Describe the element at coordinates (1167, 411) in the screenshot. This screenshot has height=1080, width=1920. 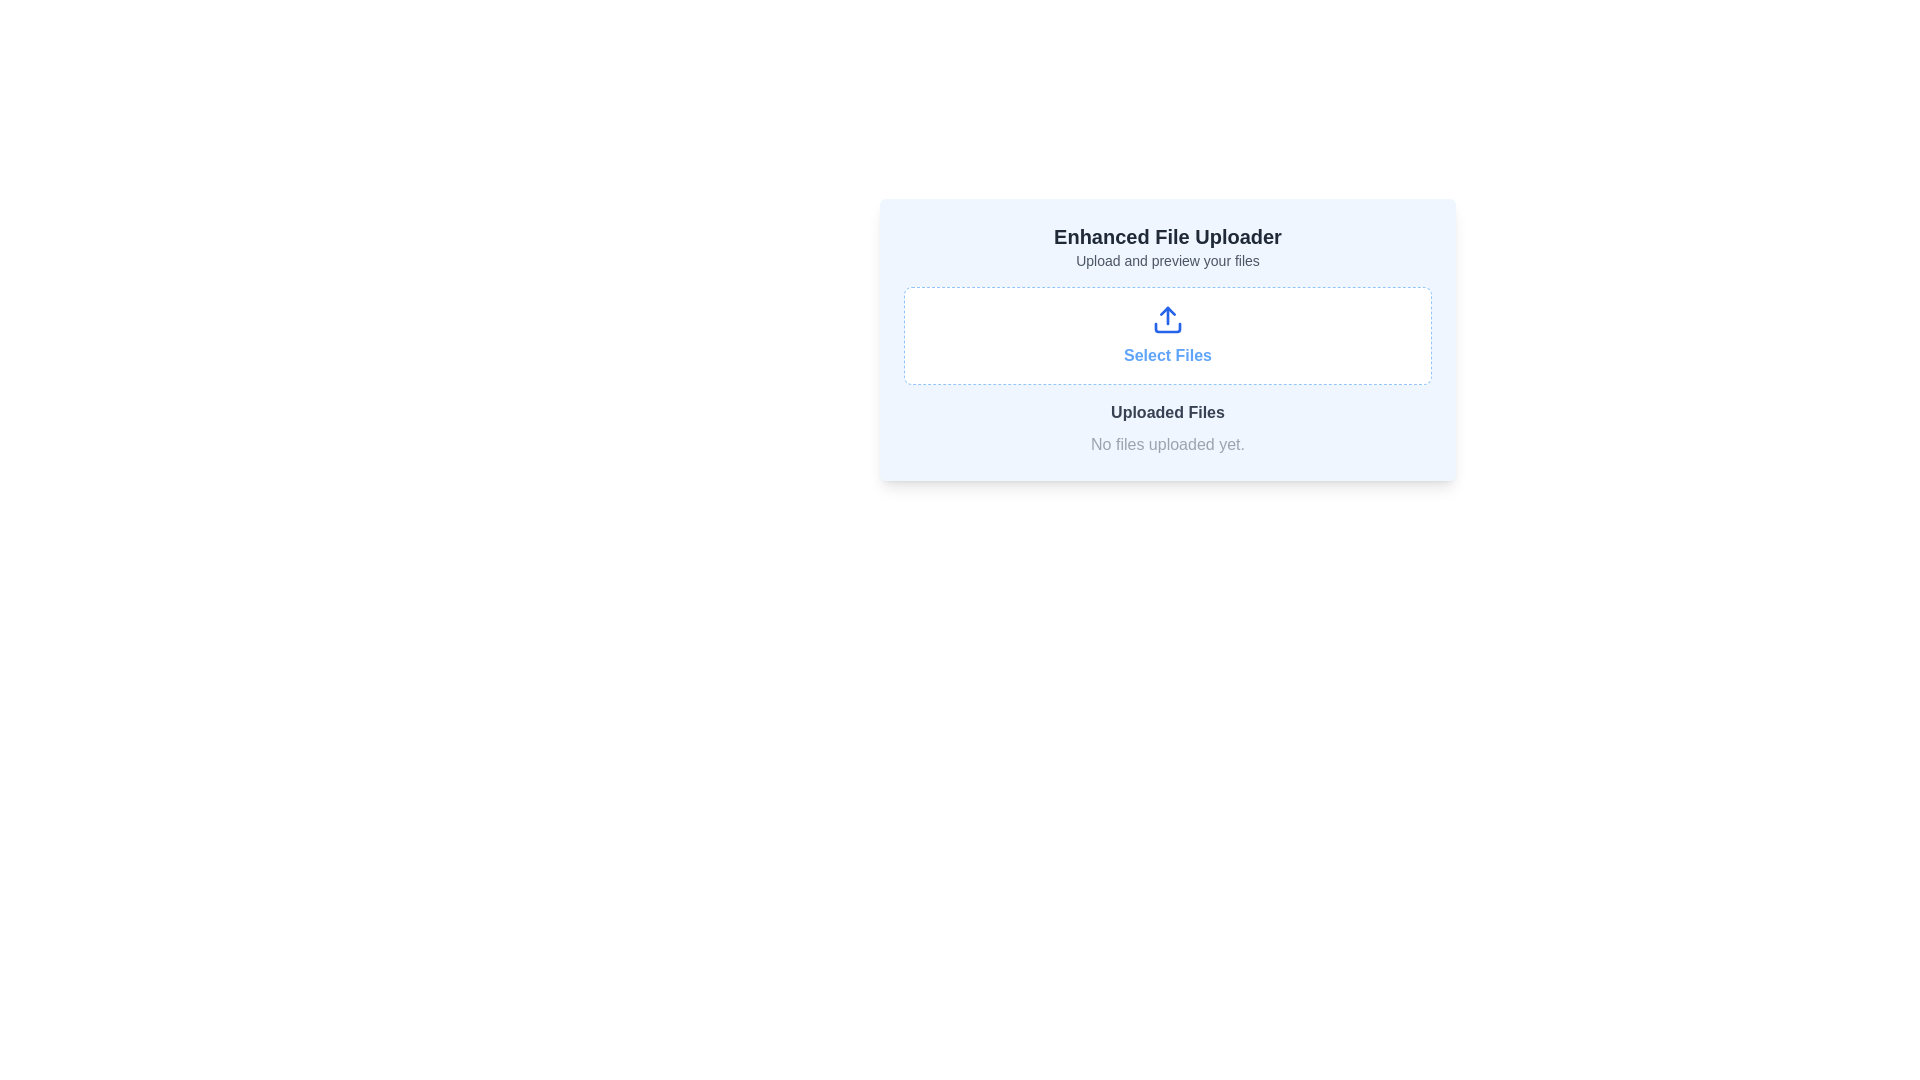
I see `the 'Uploaded Files' text label, which is styled with a medium font size and bold weight in charcoal-gray color, located centrally below the upload section and above the 'No files uploaded yet.' message` at that location.